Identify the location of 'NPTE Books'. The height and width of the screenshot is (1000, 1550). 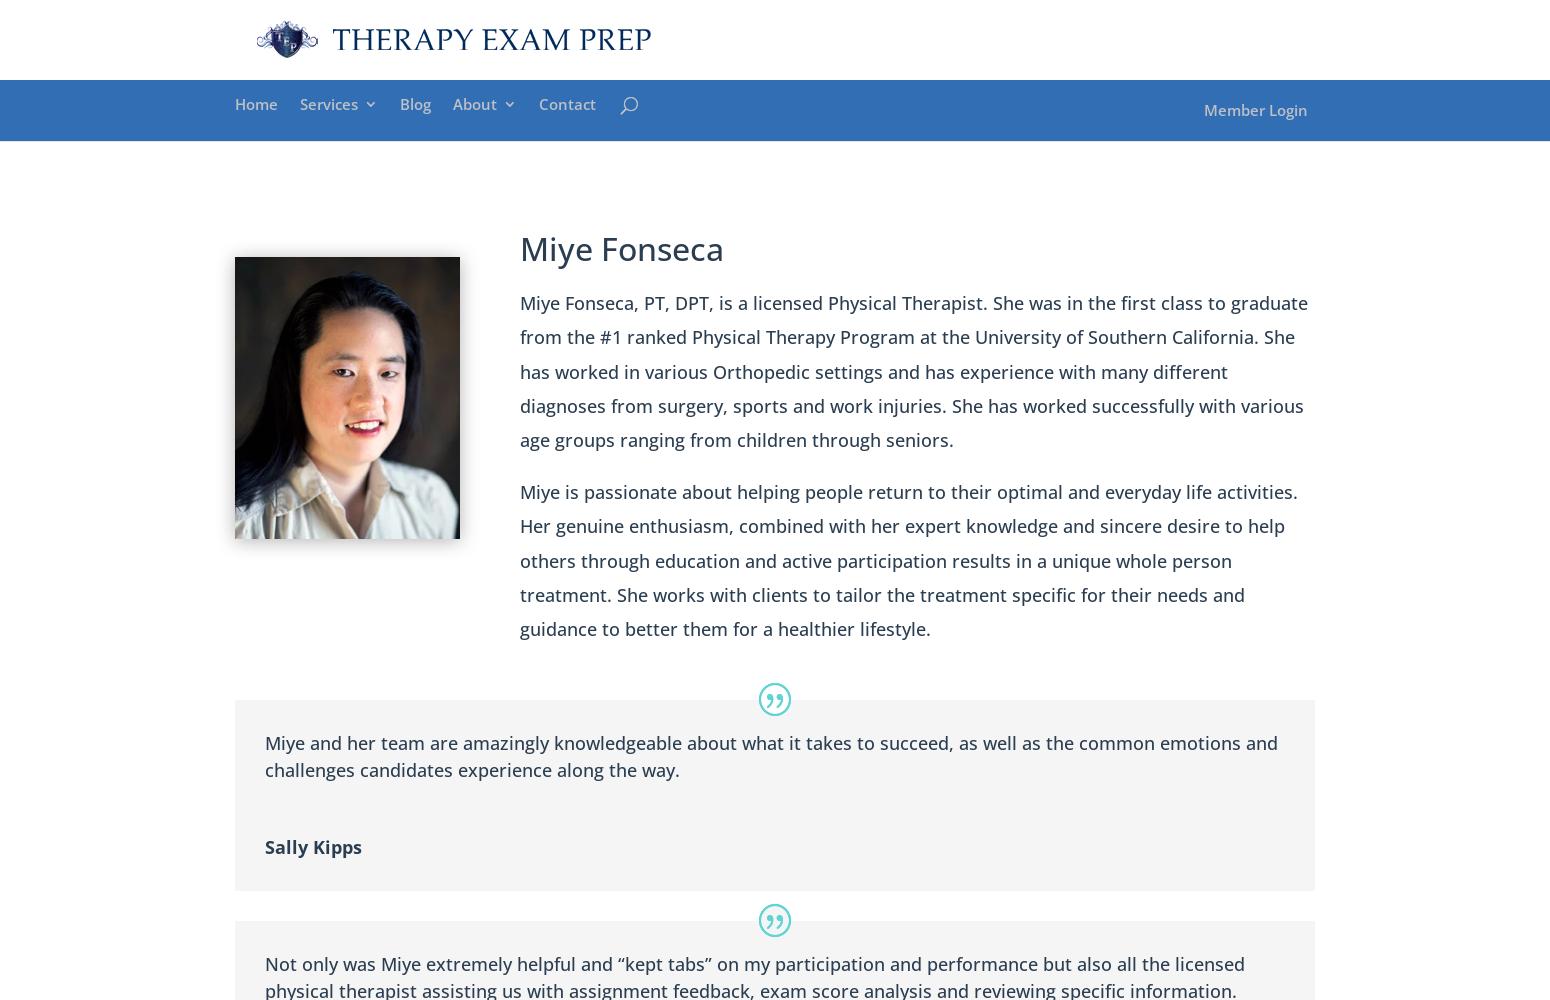
(534, 303).